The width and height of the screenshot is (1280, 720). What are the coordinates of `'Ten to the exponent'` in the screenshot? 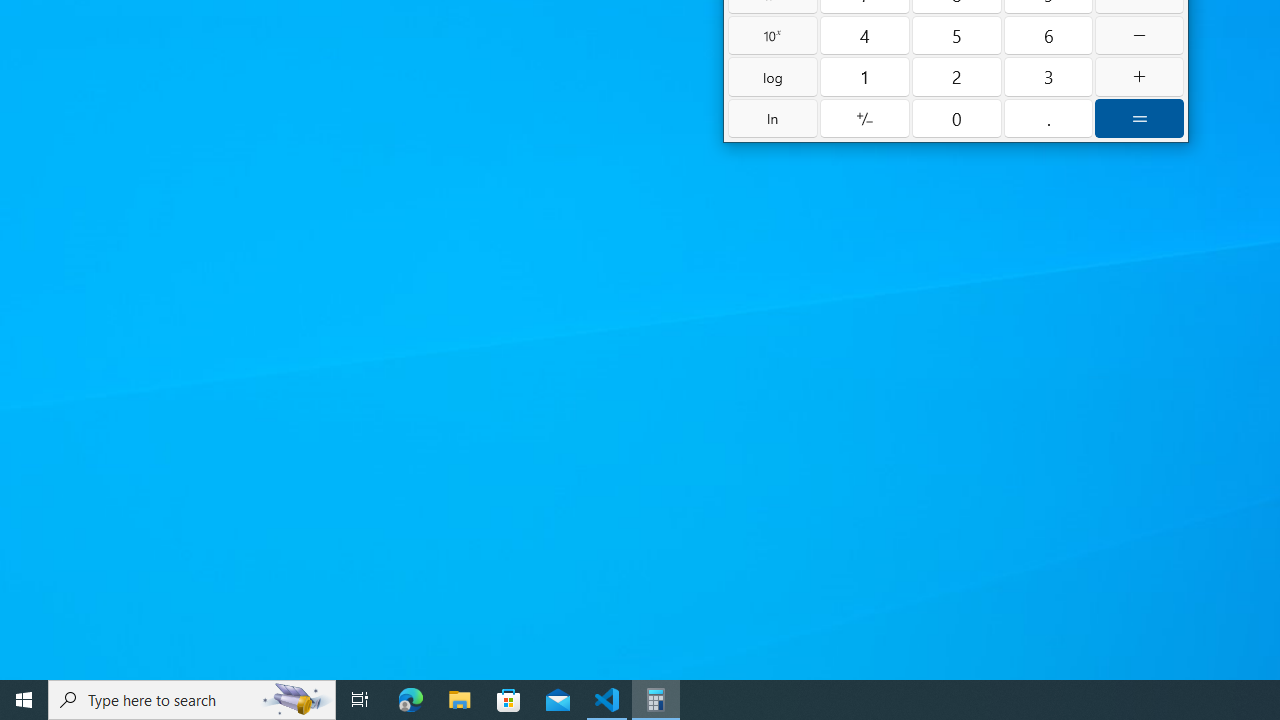 It's located at (772, 35).